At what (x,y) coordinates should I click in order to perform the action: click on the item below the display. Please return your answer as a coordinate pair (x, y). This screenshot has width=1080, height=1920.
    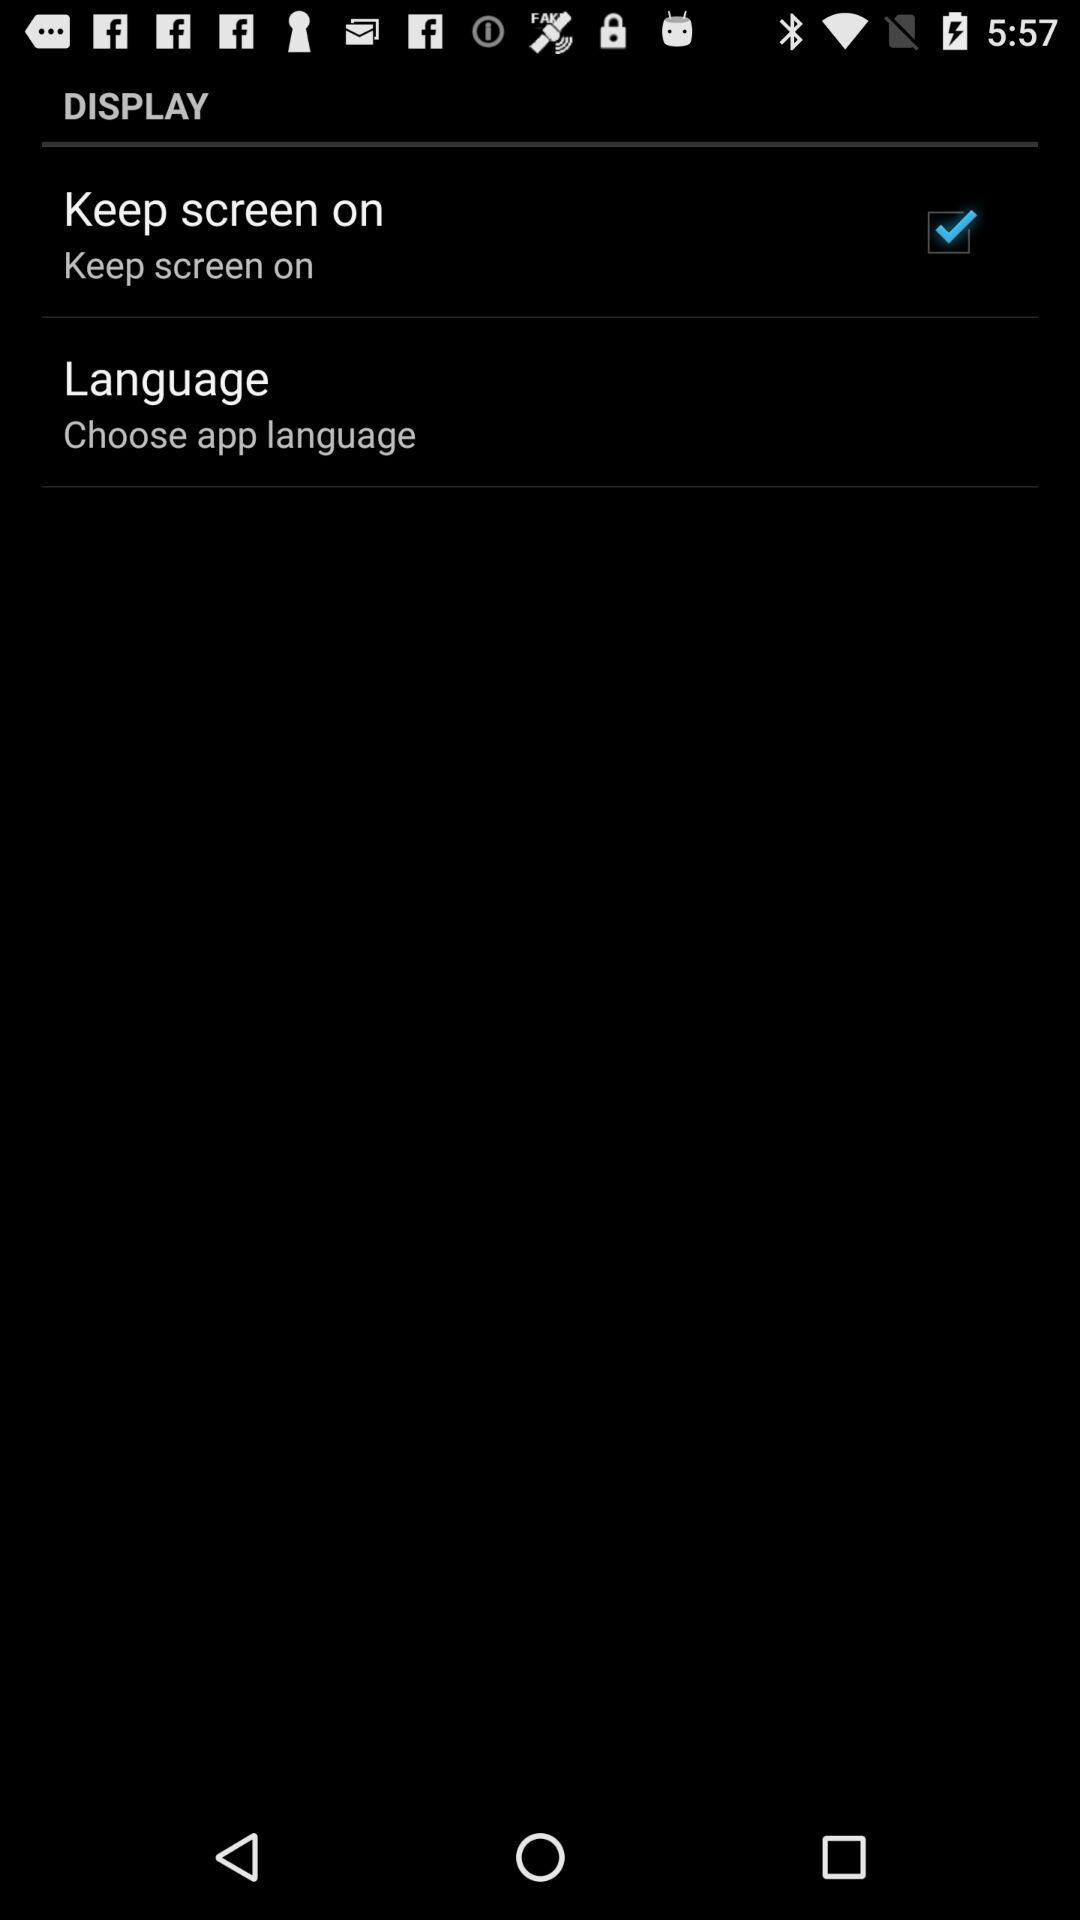
    Looking at the image, I should click on (947, 232).